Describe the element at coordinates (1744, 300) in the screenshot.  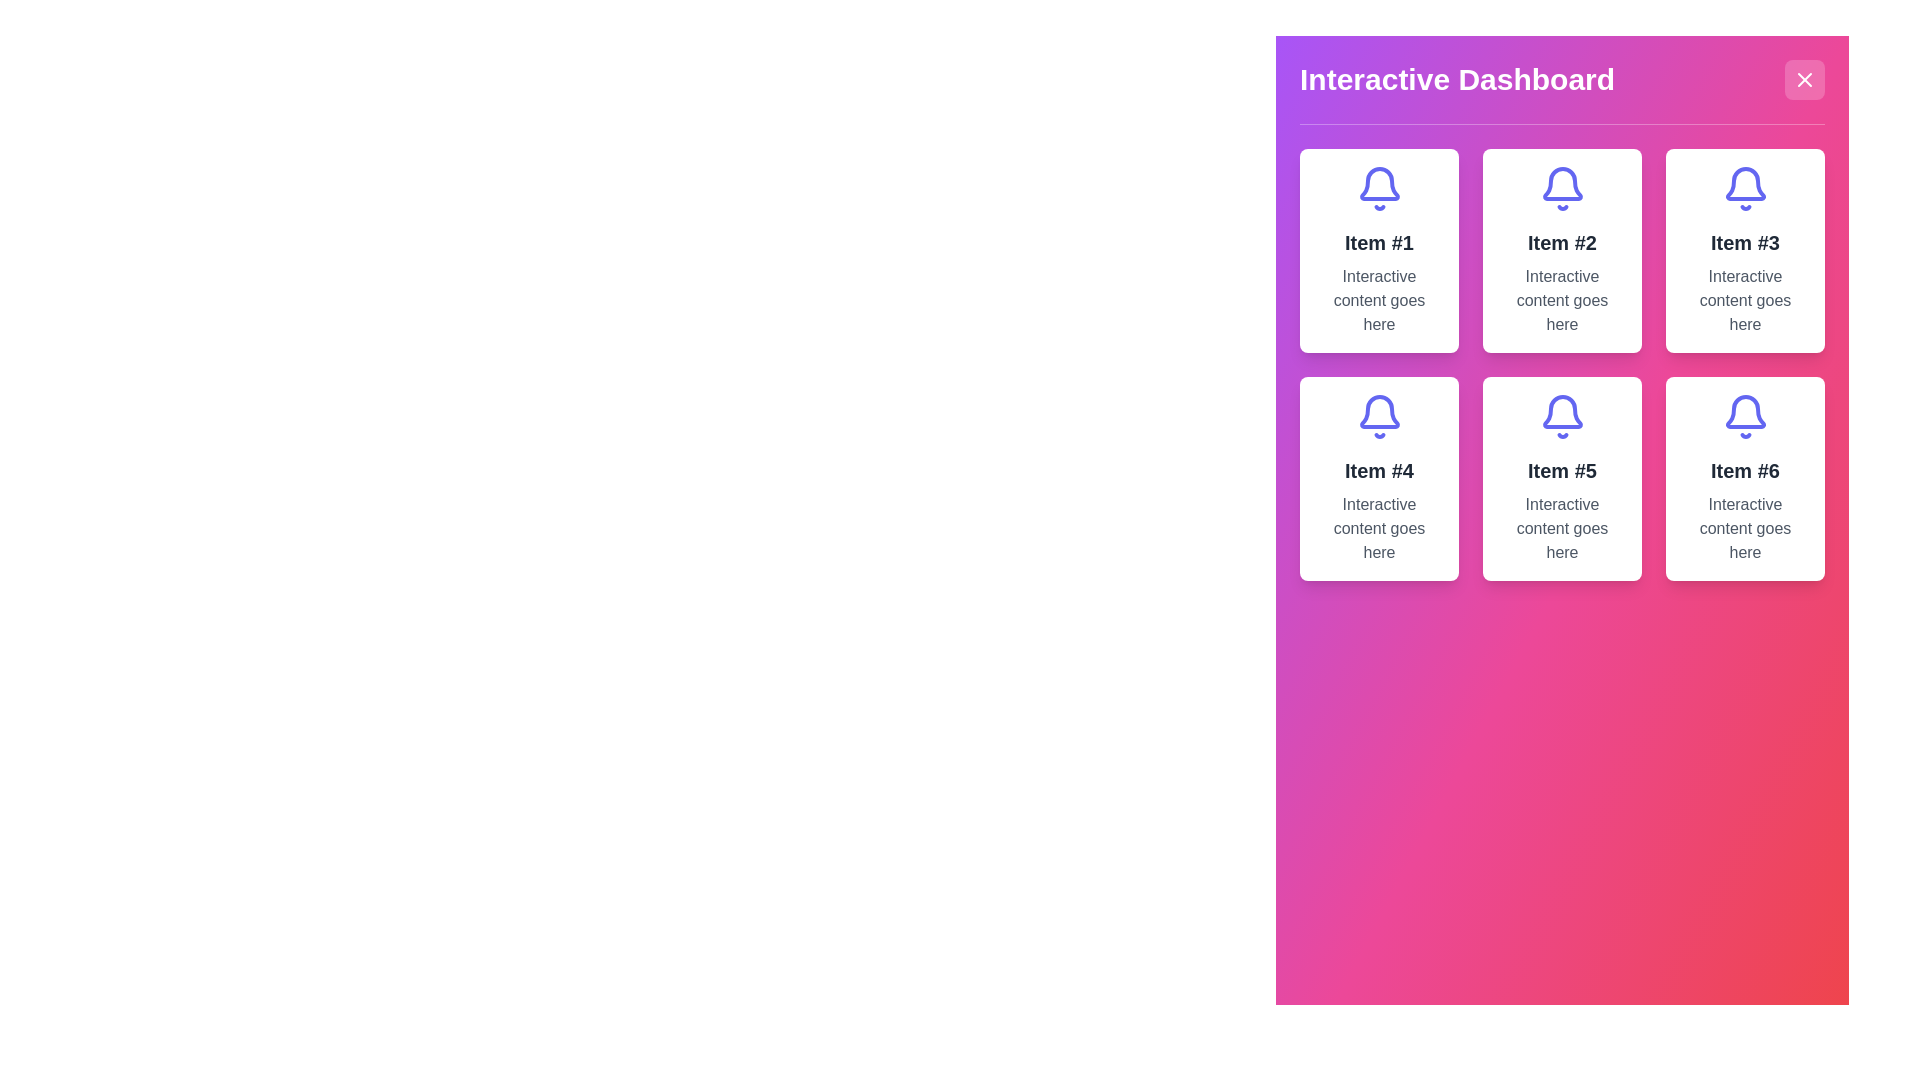
I see `the static text reading 'Interactive content goes here', which is styled with a gray font color and located beneath the heading 'Item #3' in the card-like section` at that location.